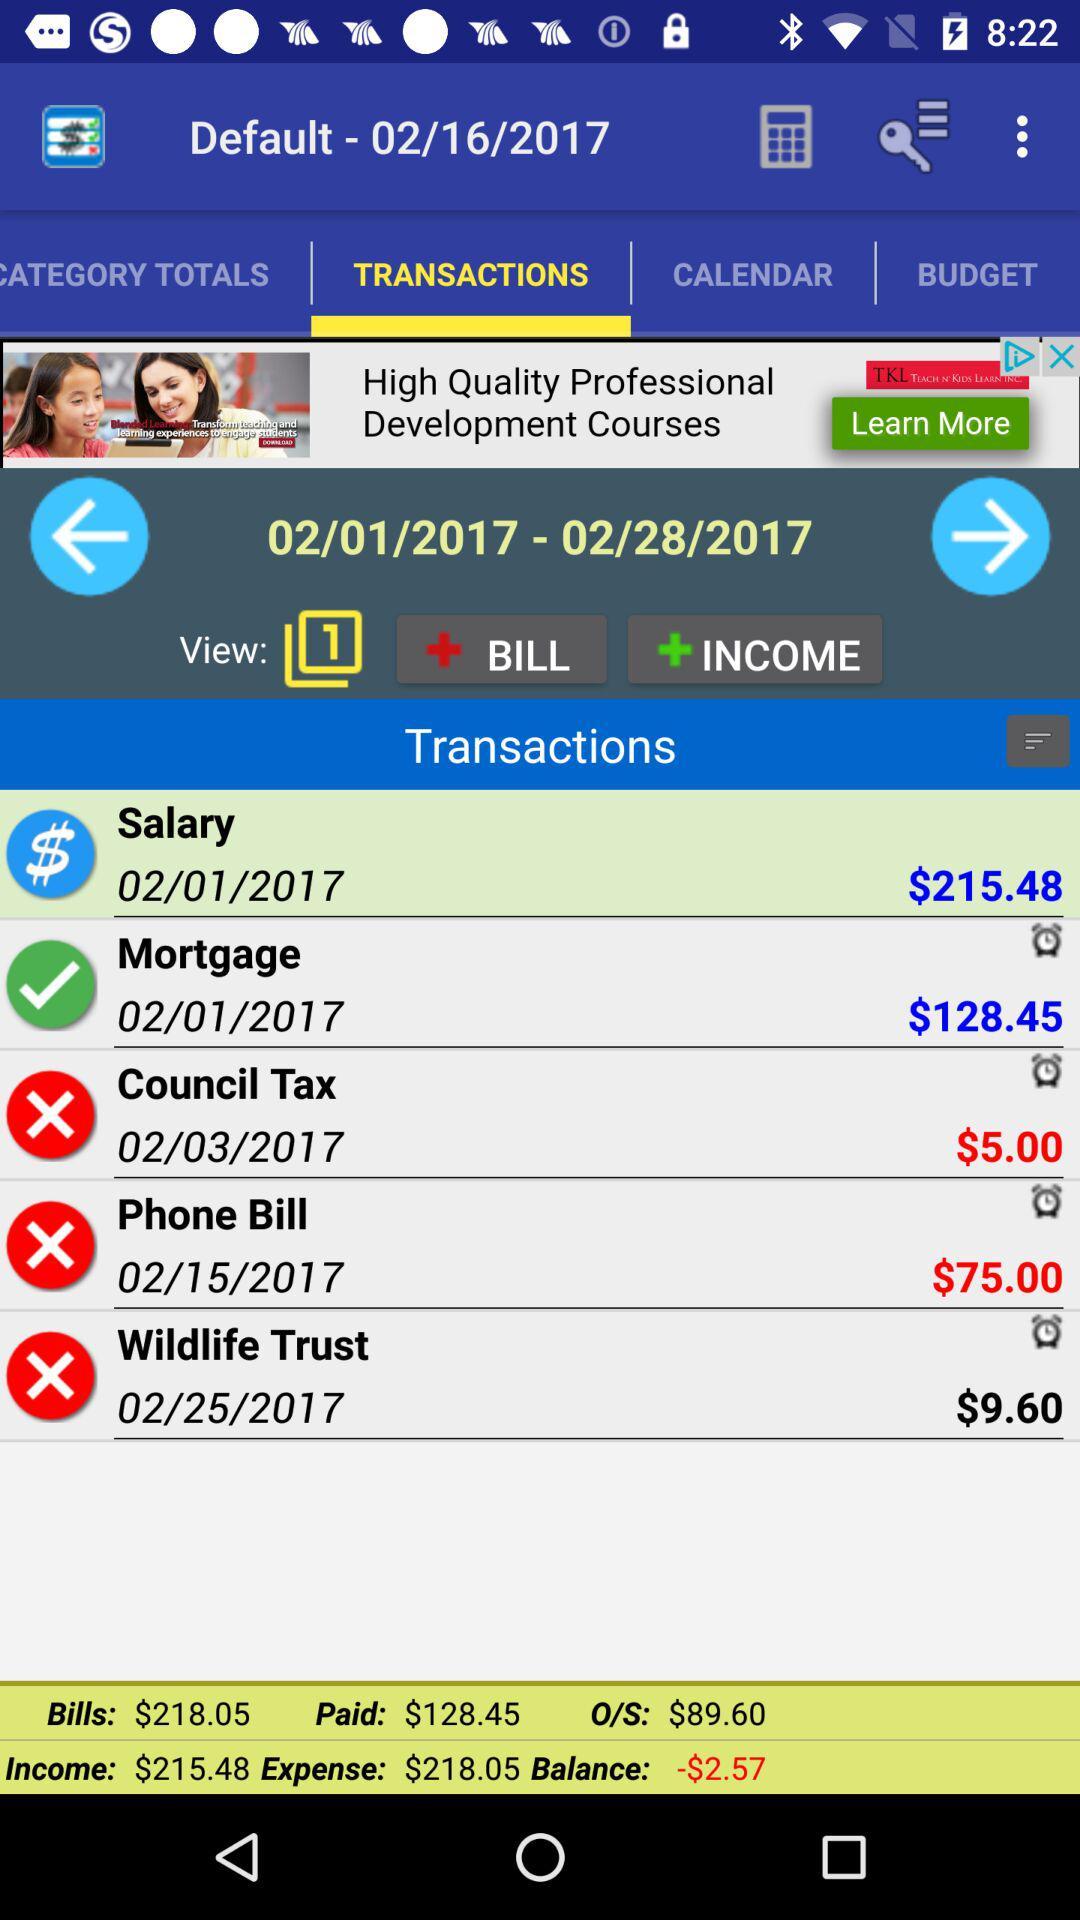 The height and width of the screenshot is (1920, 1080). What do you see at coordinates (540, 401) in the screenshot?
I see `advertisement` at bounding box center [540, 401].